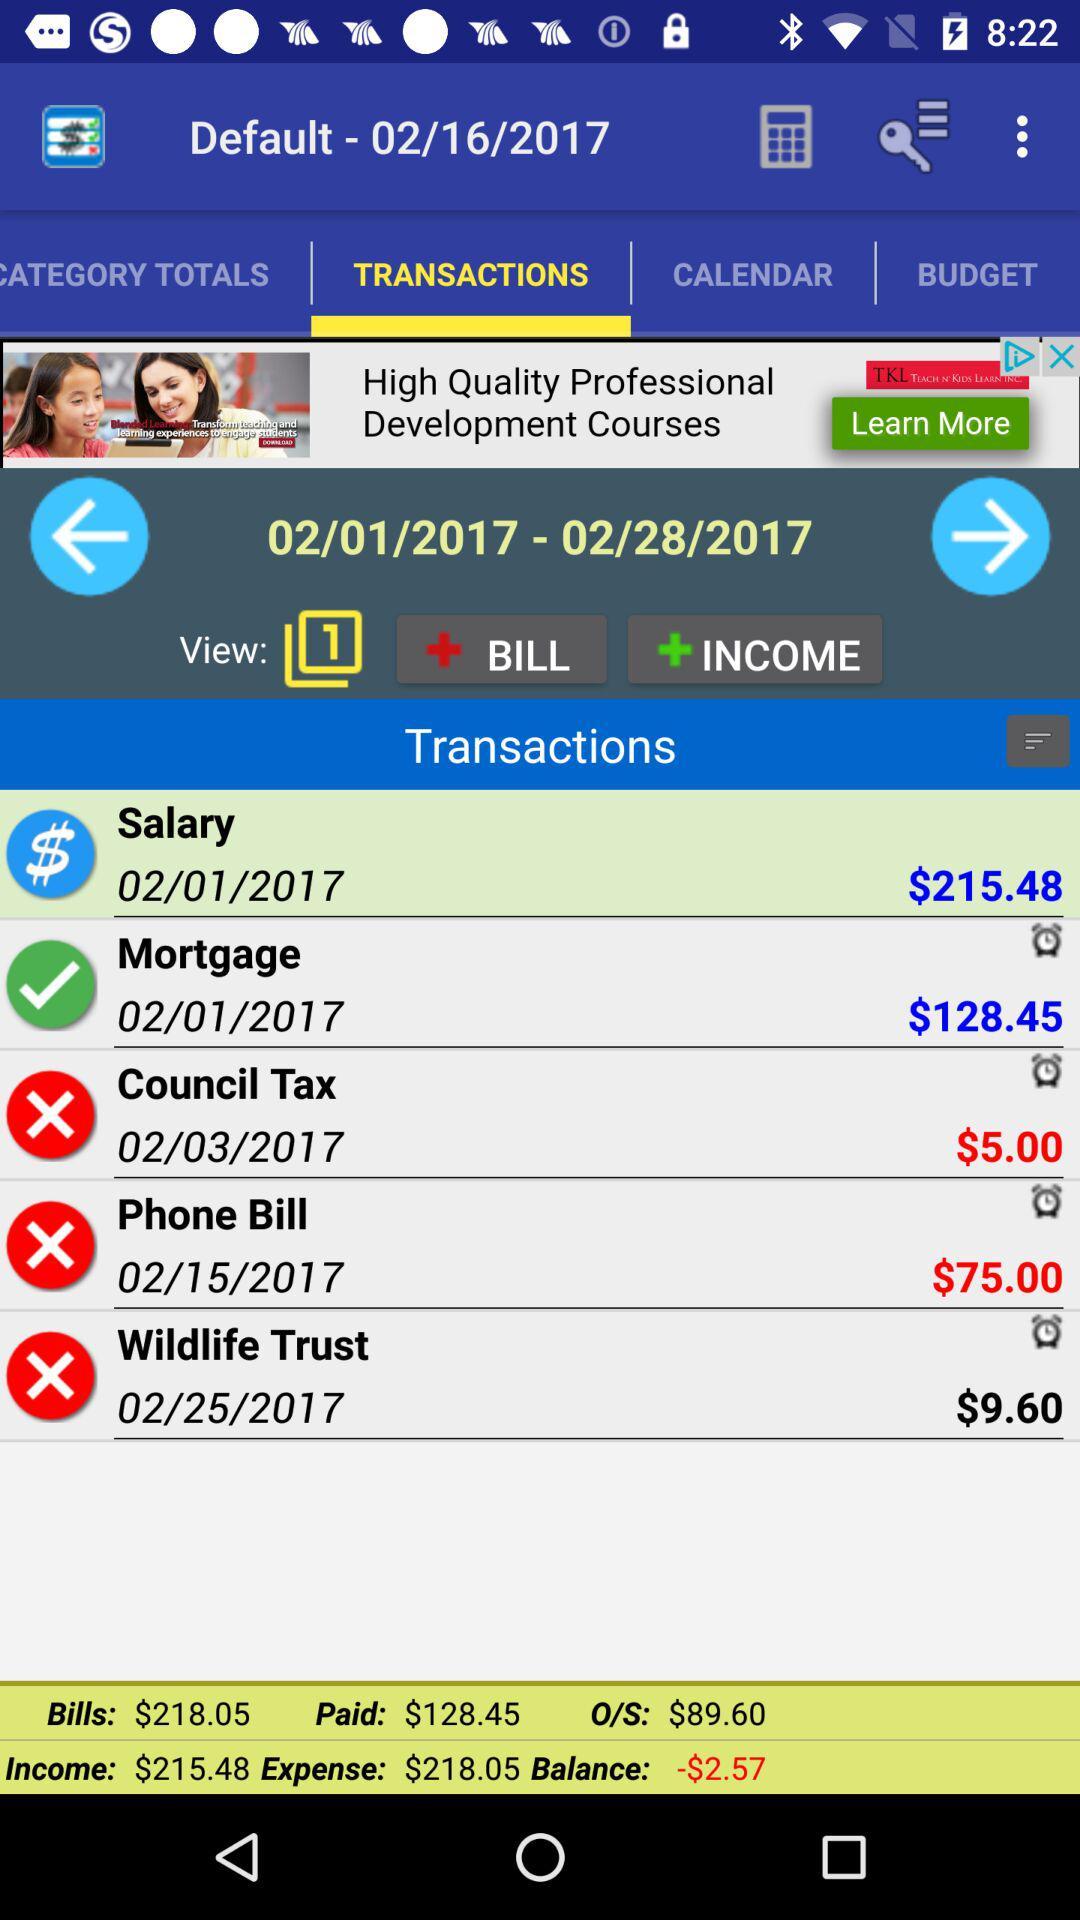 The height and width of the screenshot is (1920, 1080). What do you see at coordinates (540, 401) in the screenshot?
I see `advertisement` at bounding box center [540, 401].